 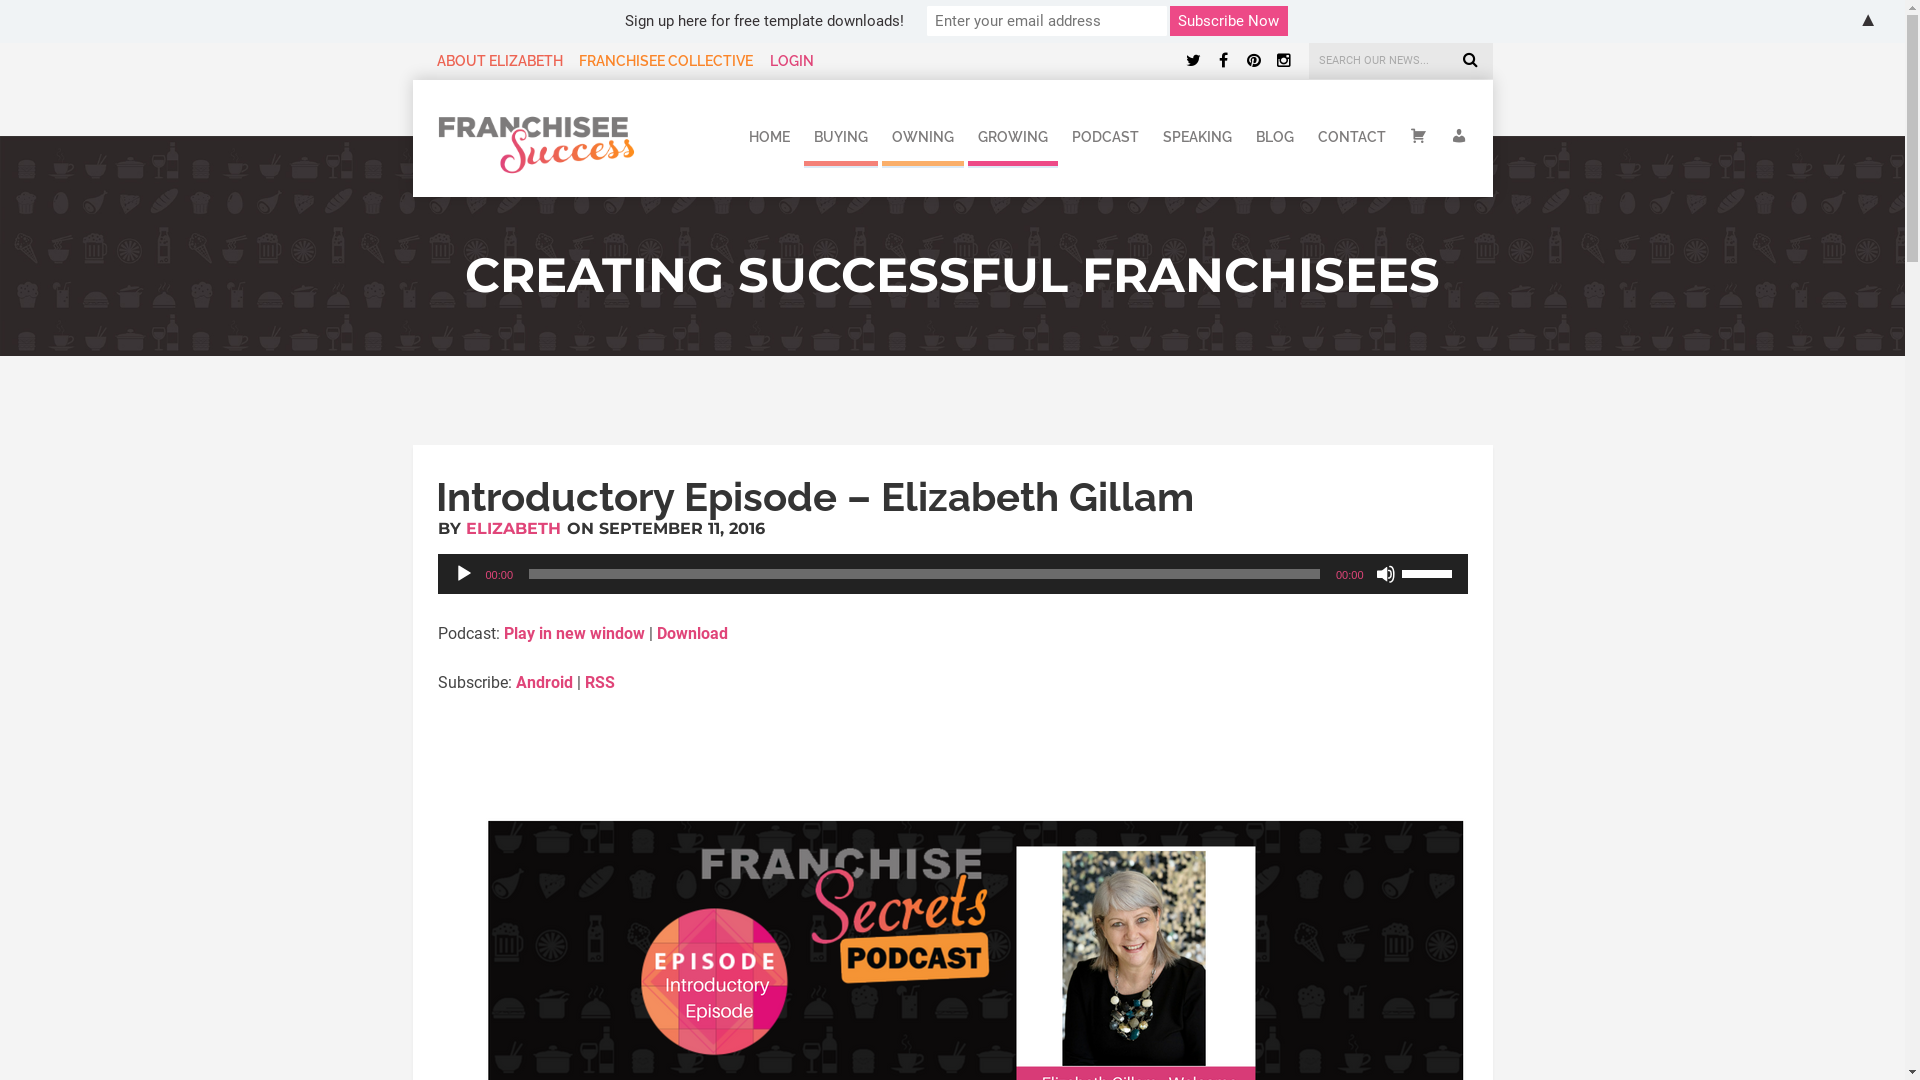 I want to click on 'OWNING', so click(x=921, y=132).